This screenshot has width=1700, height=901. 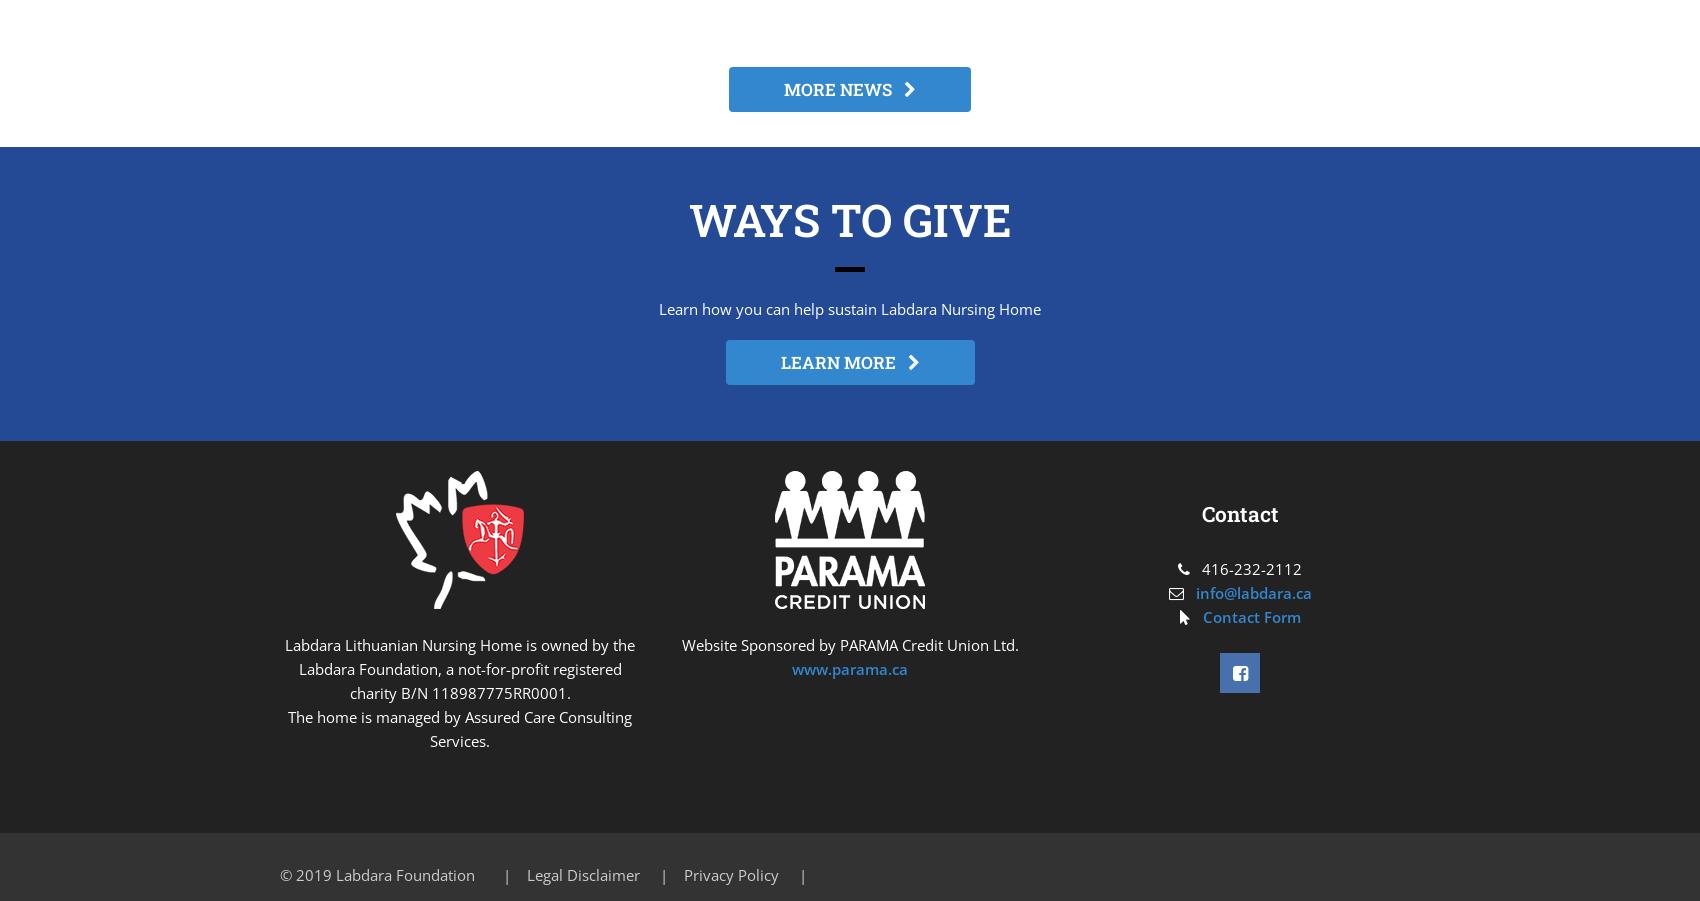 What do you see at coordinates (1238, 514) in the screenshot?
I see `'Contact'` at bounding box center [1238, 514].